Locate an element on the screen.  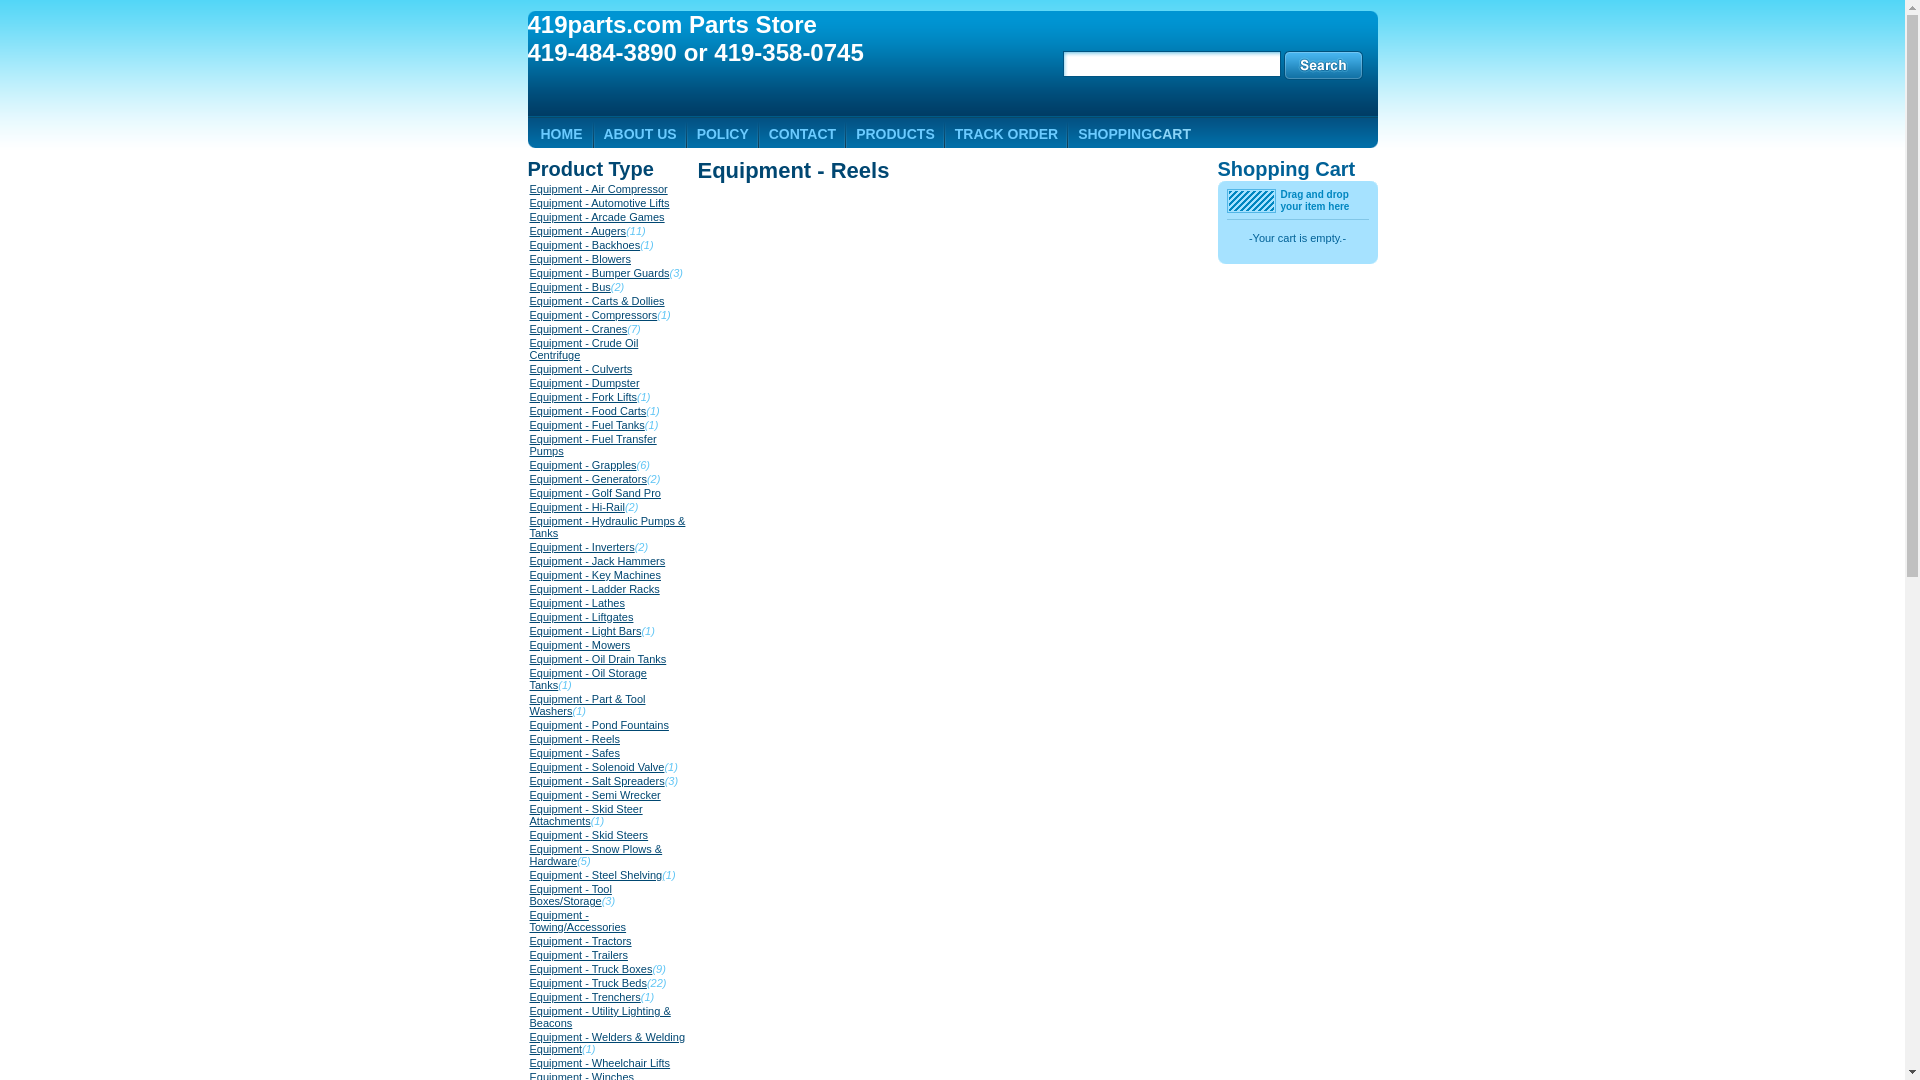
'Equipment - Bumper Guards' is located at coordinates (599, 273).